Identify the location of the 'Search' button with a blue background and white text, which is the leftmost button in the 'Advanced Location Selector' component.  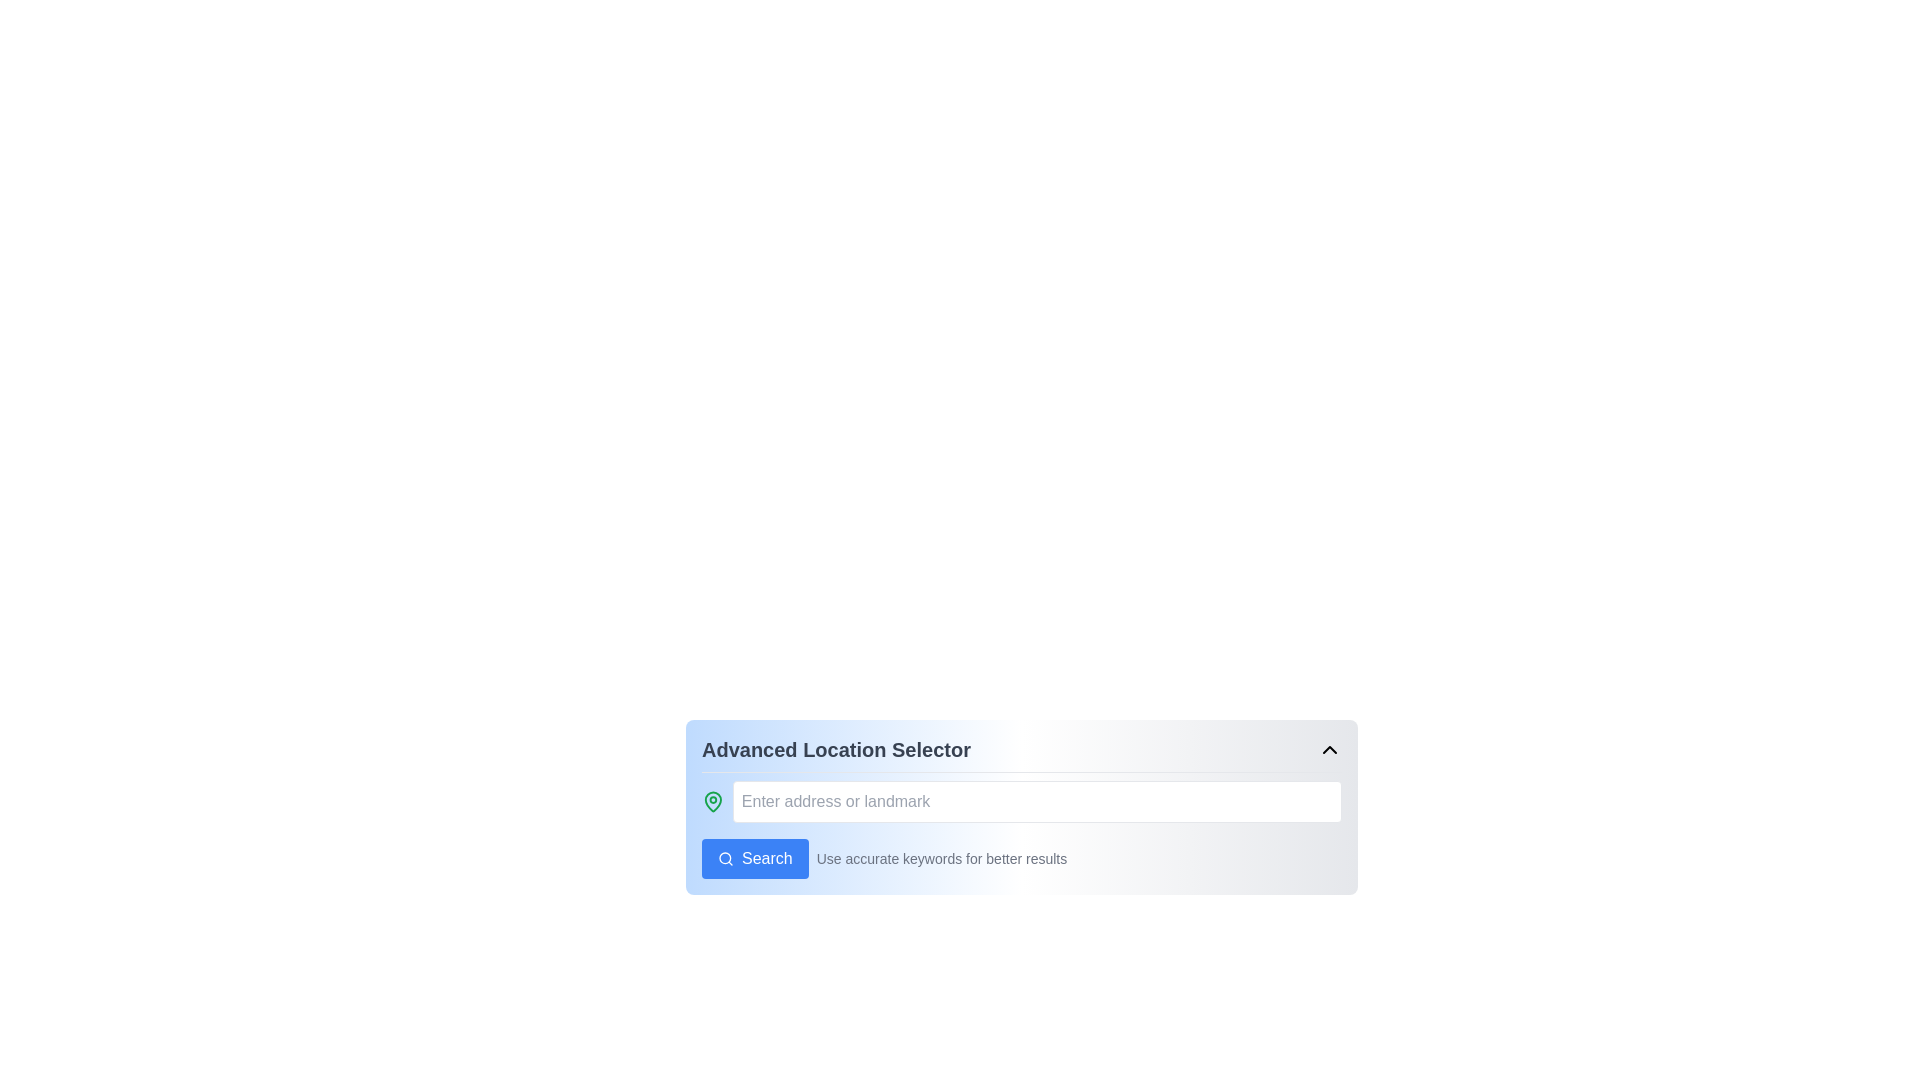
(754, 858).